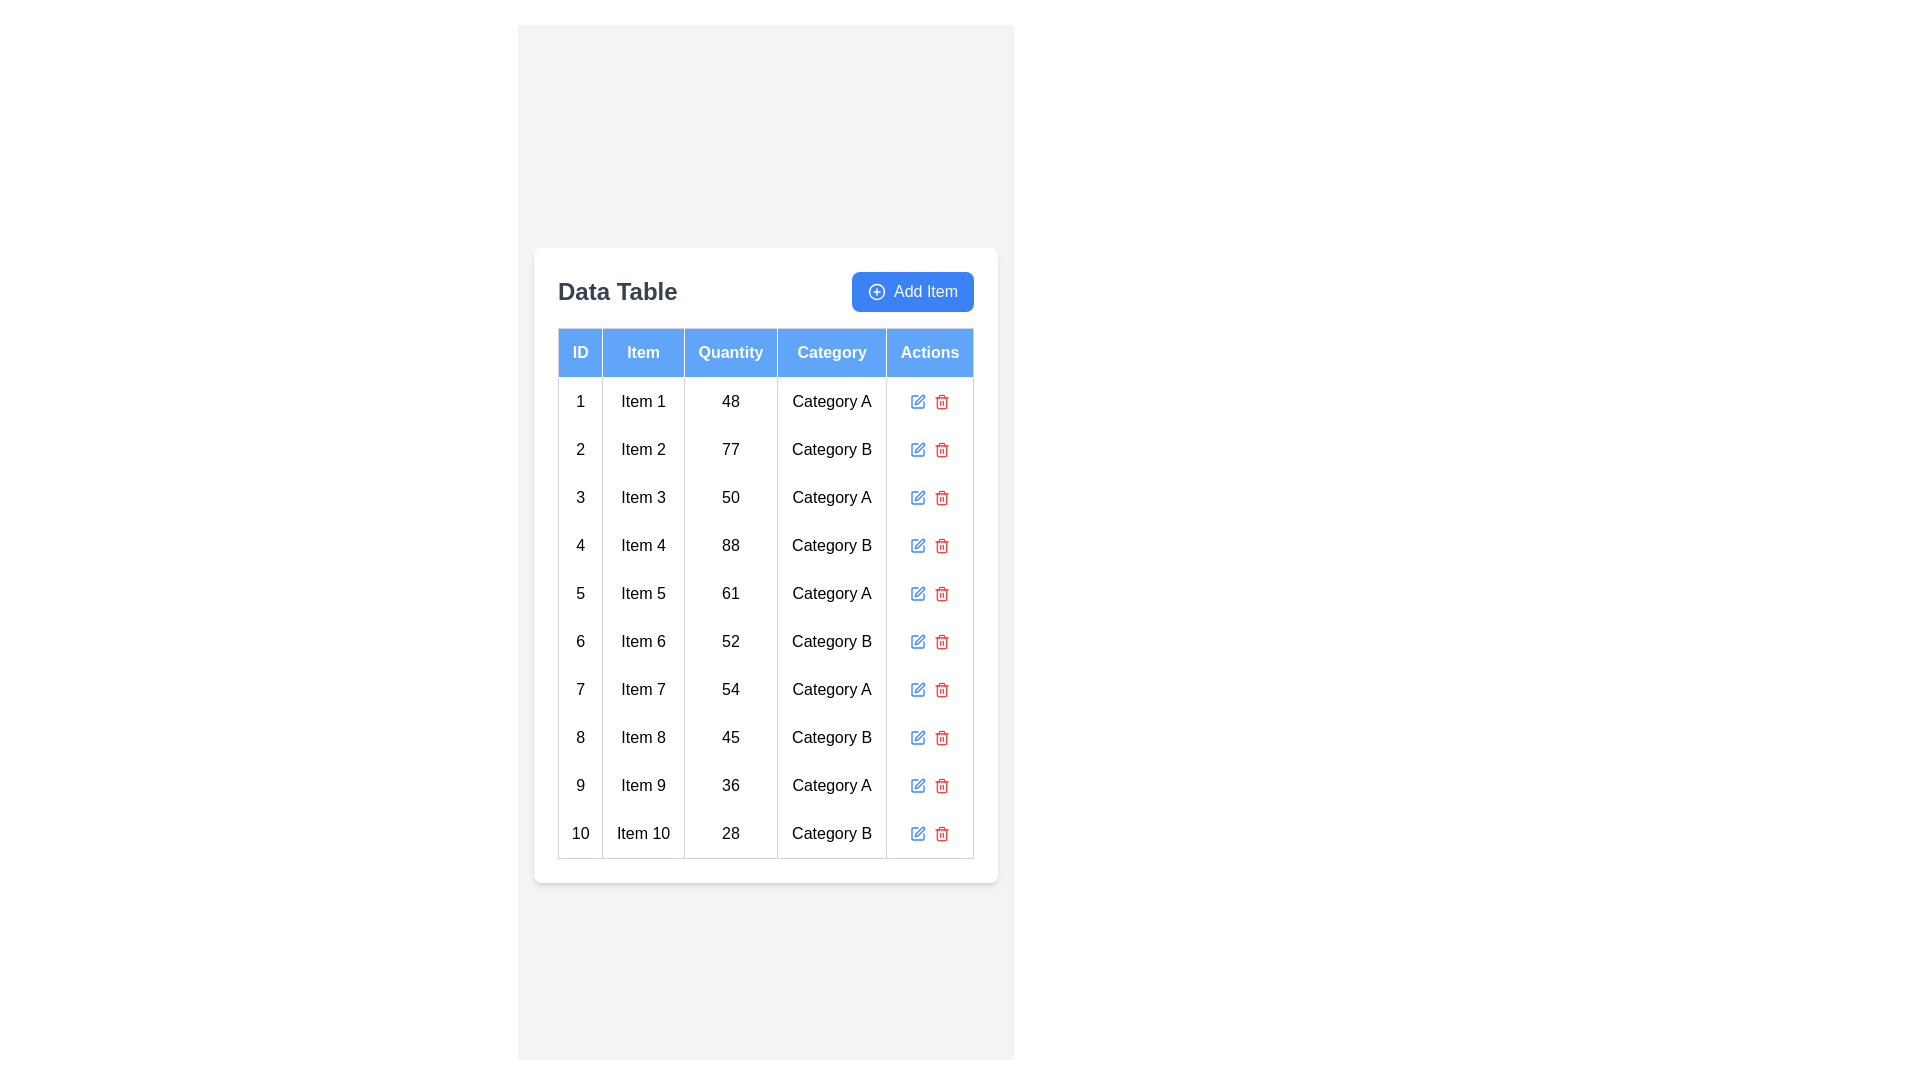 This screenshot has height=1080, width=1920. What do you see at coordinates (941, 737) in the screenshot?
I see `the delete button in the 'Actions' column of the second row corresponding to 'Item 8'` at bounding box center [941, 737].